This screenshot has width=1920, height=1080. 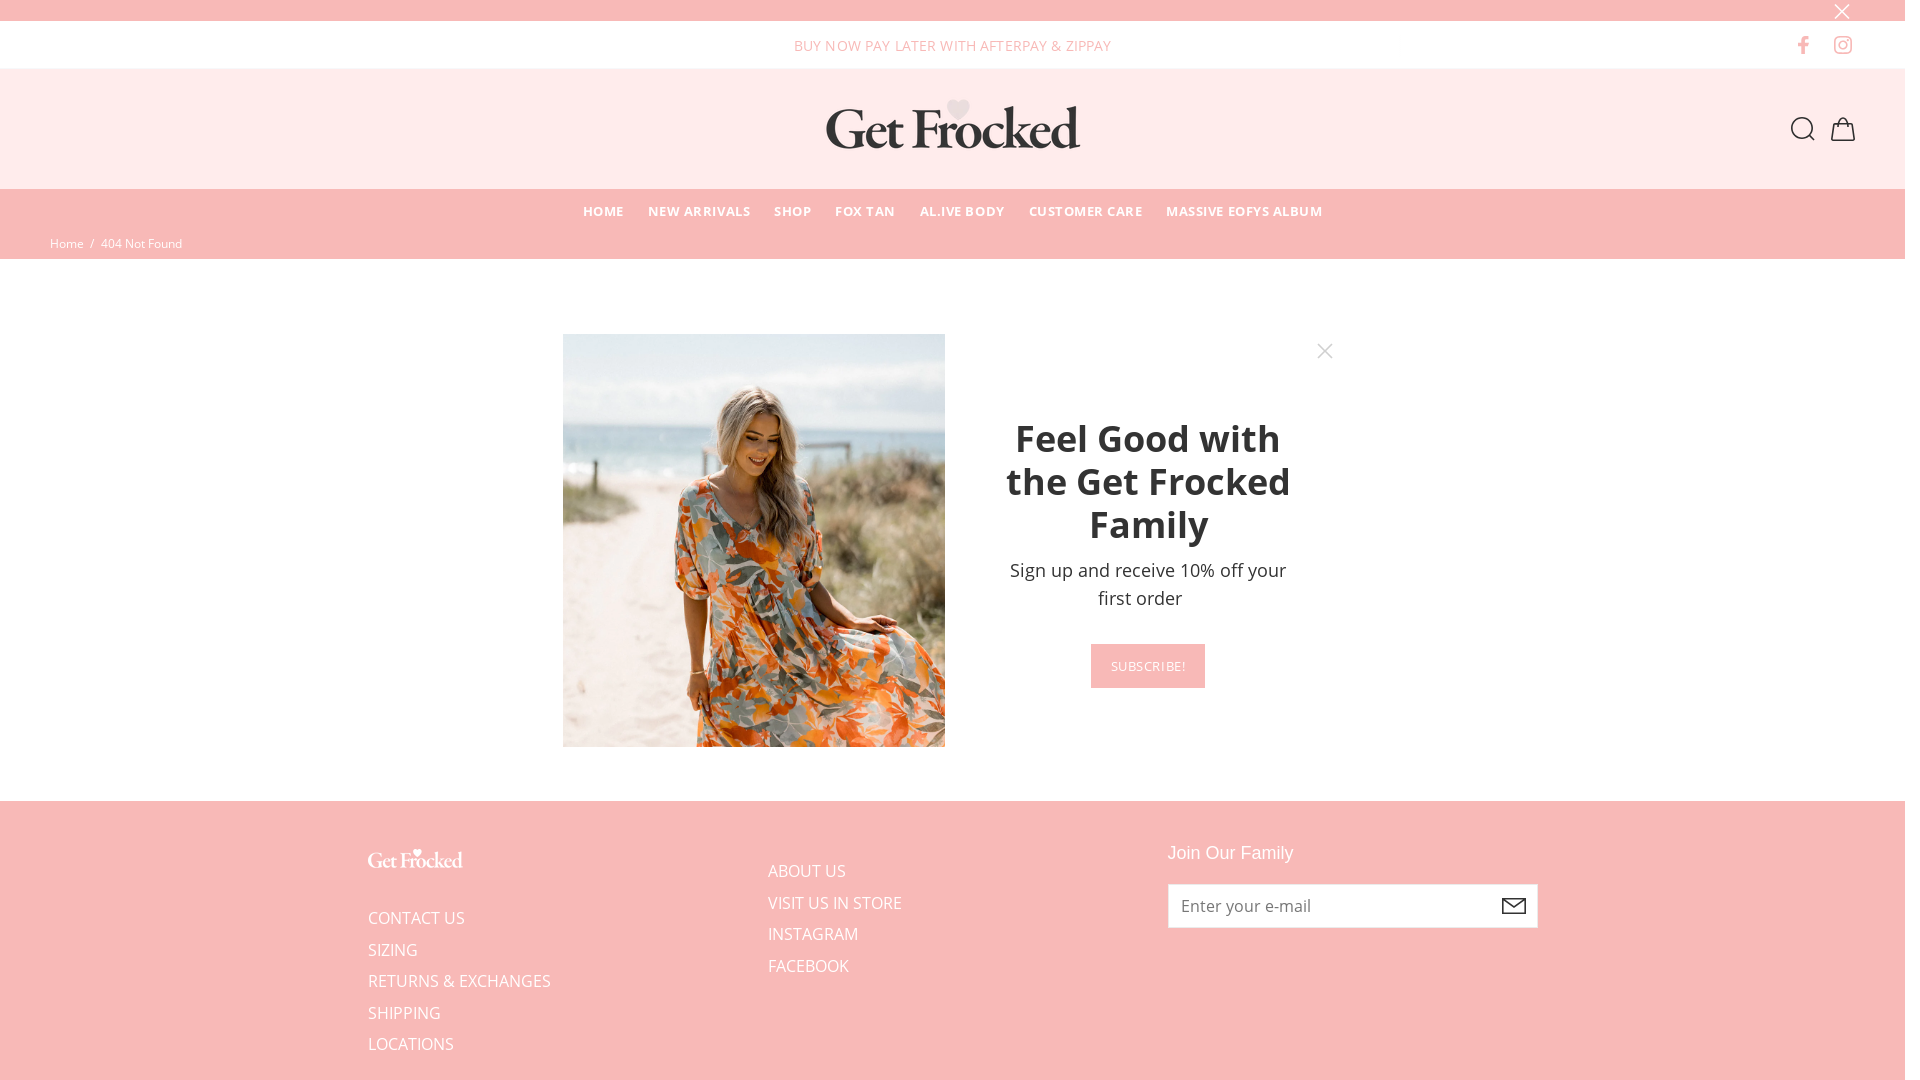 I want to click on 'FOX TAN', so click(x=865, y=209).